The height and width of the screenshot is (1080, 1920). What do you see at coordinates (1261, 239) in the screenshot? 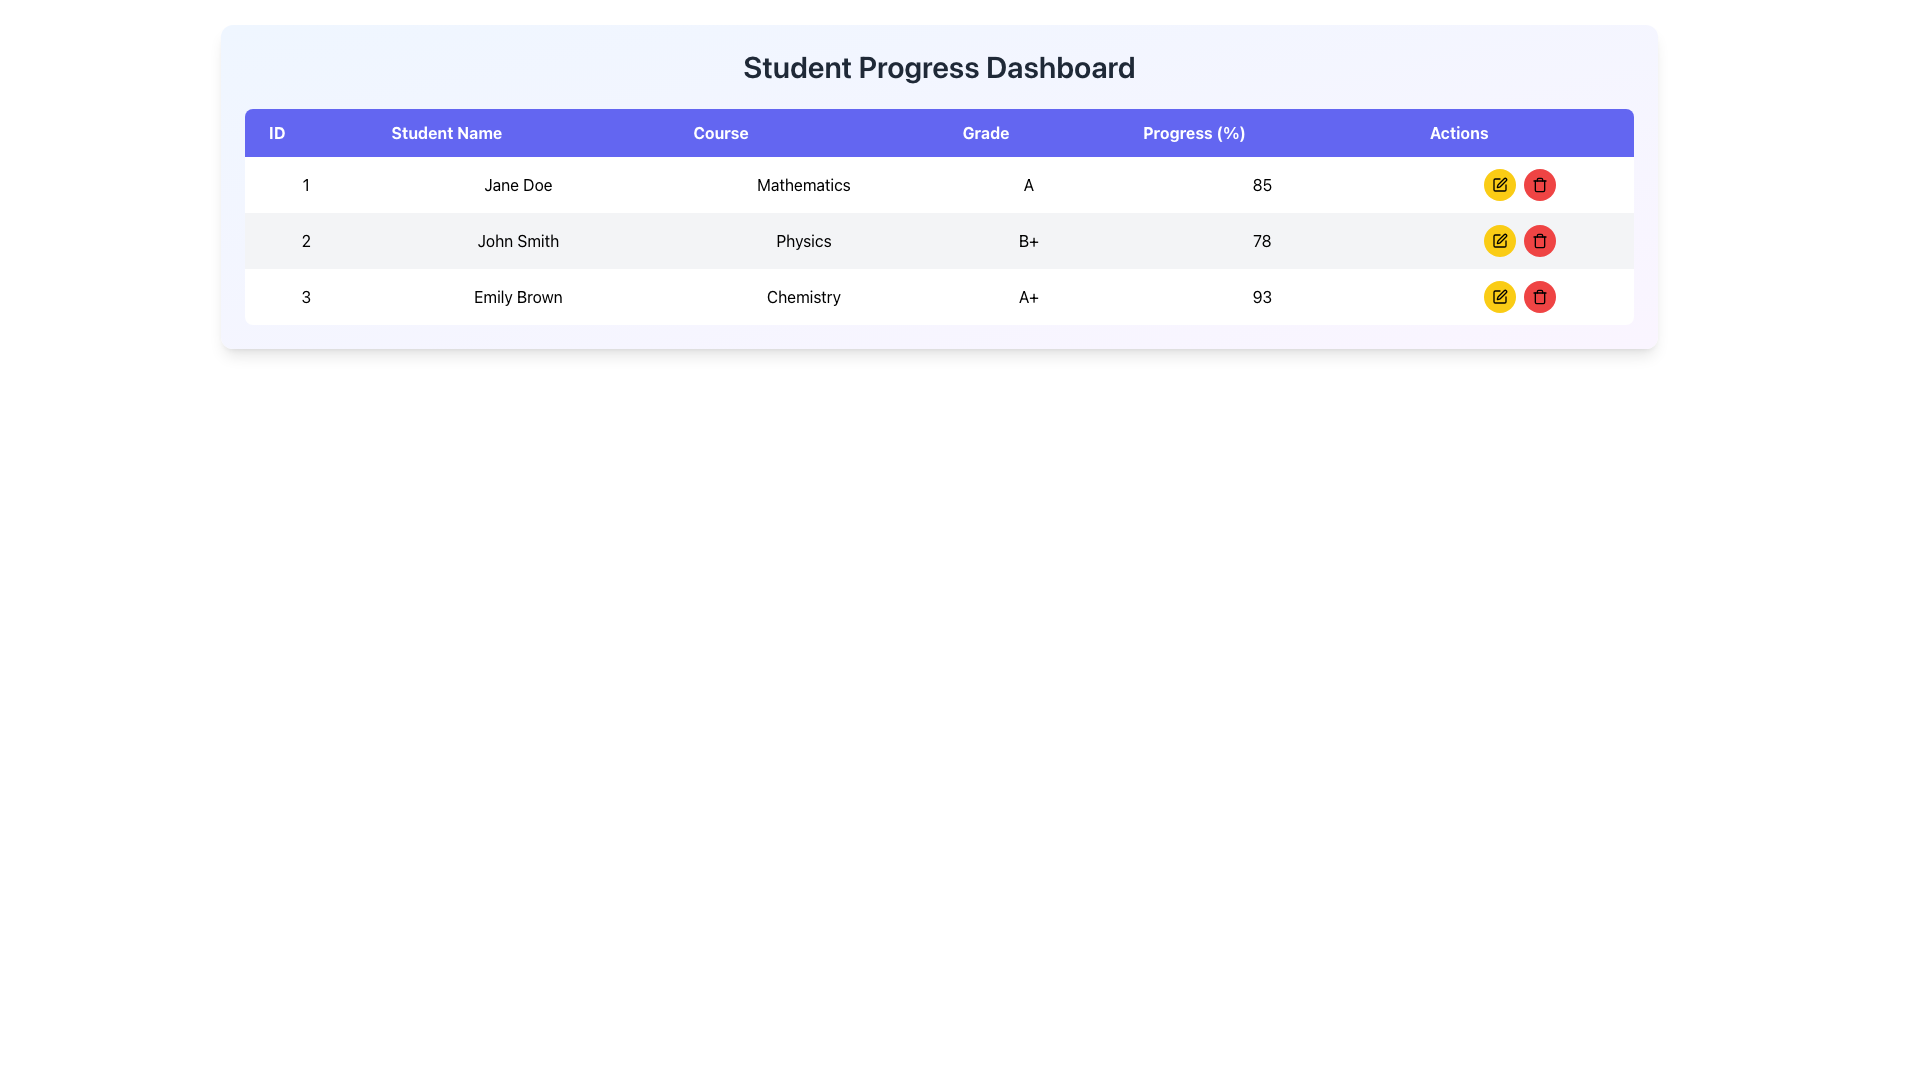
I see `the static progress percentage text label for student 'John Smith' in the 'Progress (%)' column` at bounding box center [1261, 239].